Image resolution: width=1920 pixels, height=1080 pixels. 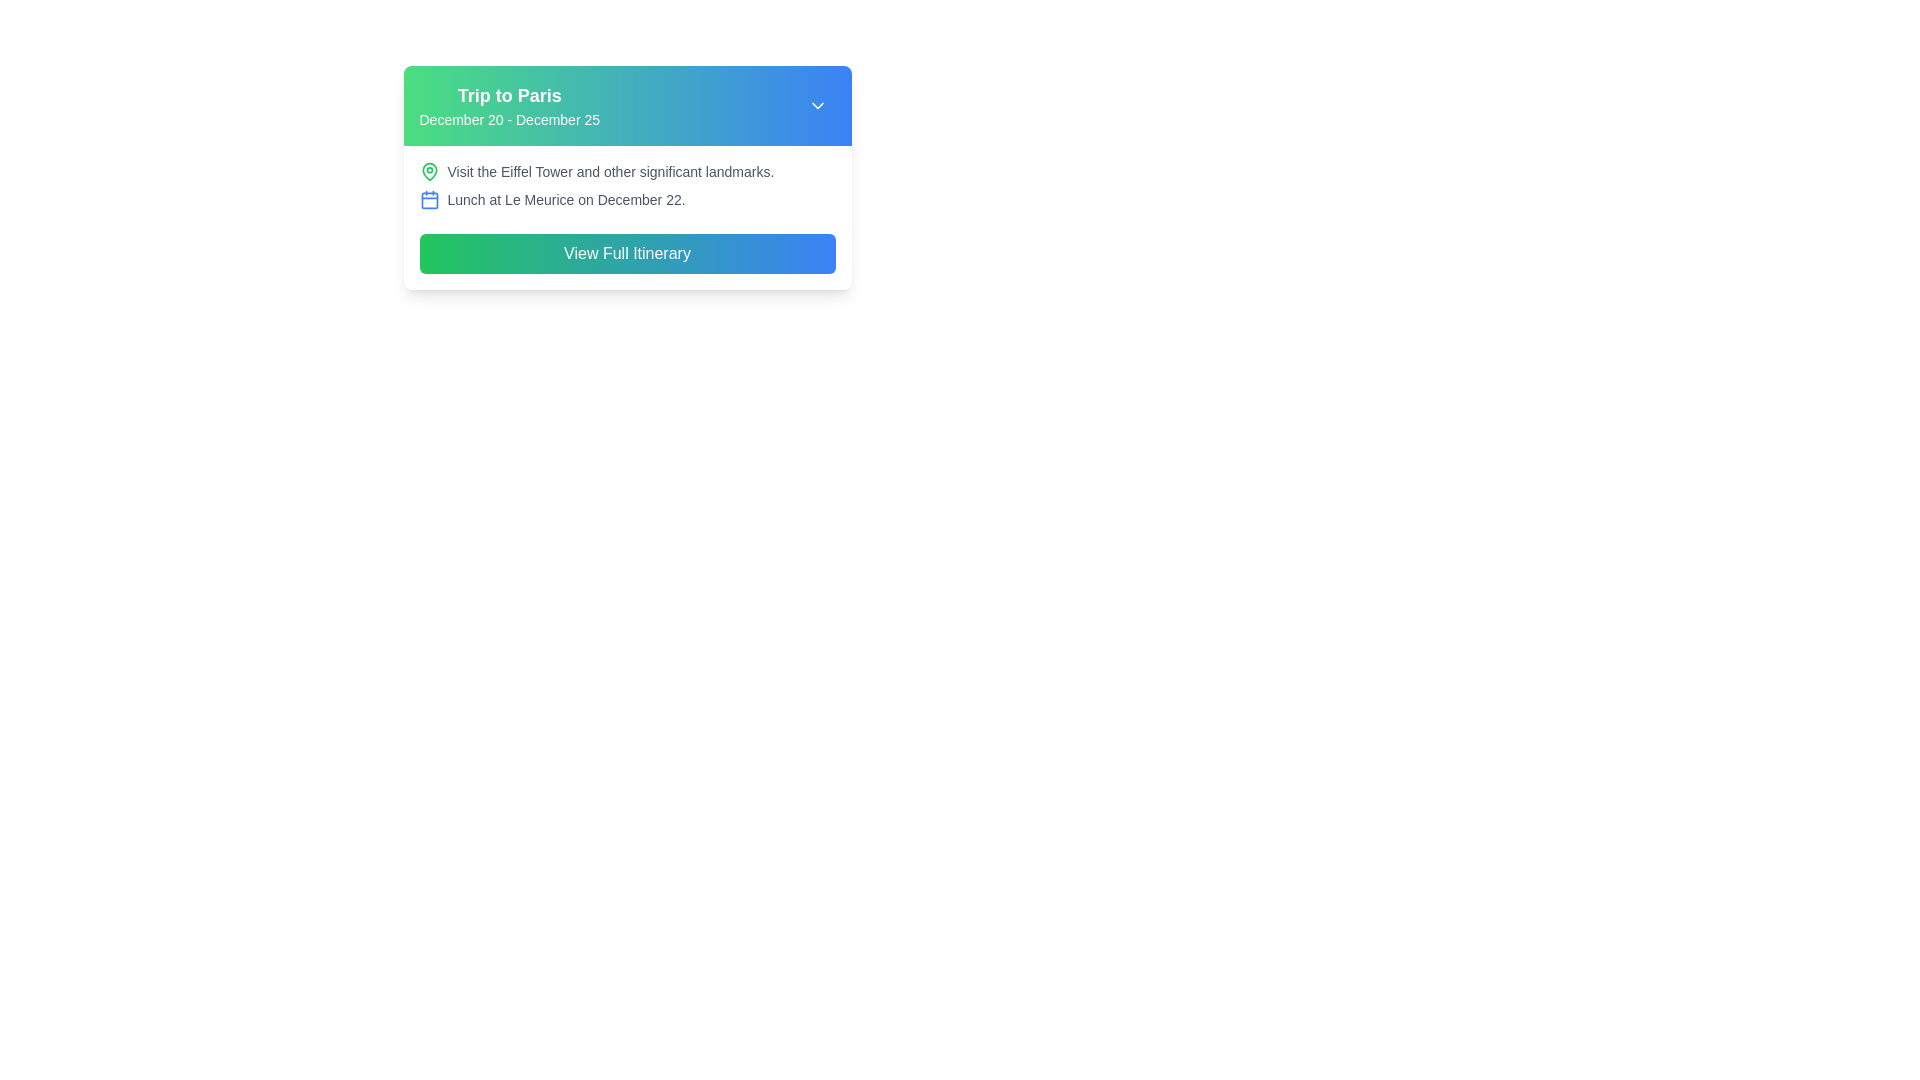 I want to click on the green map pin icon located at the start of the second line of text next to the phrase 'Visit the Eiffel Tower and other significant landmarks.', so click(x=428, y=171).